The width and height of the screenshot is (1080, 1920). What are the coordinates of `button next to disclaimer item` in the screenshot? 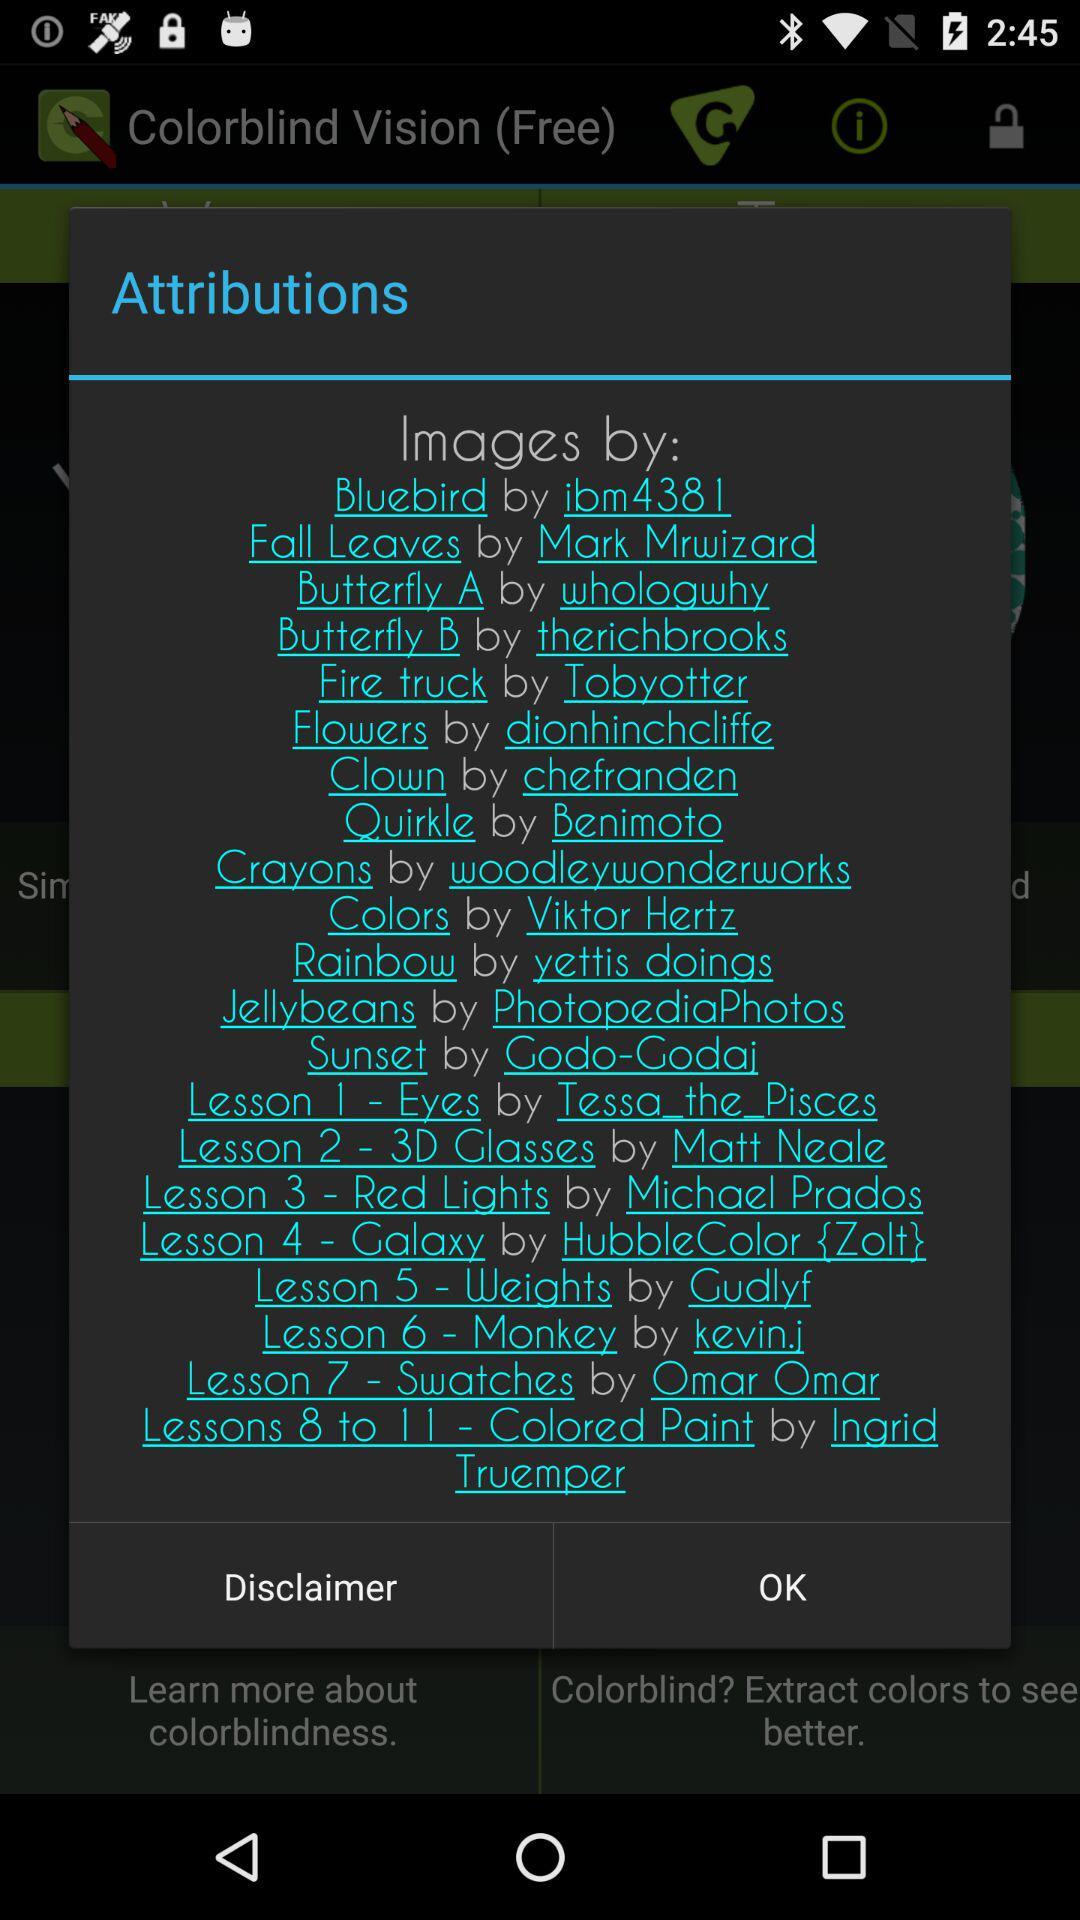 It's located at (781, 1585).